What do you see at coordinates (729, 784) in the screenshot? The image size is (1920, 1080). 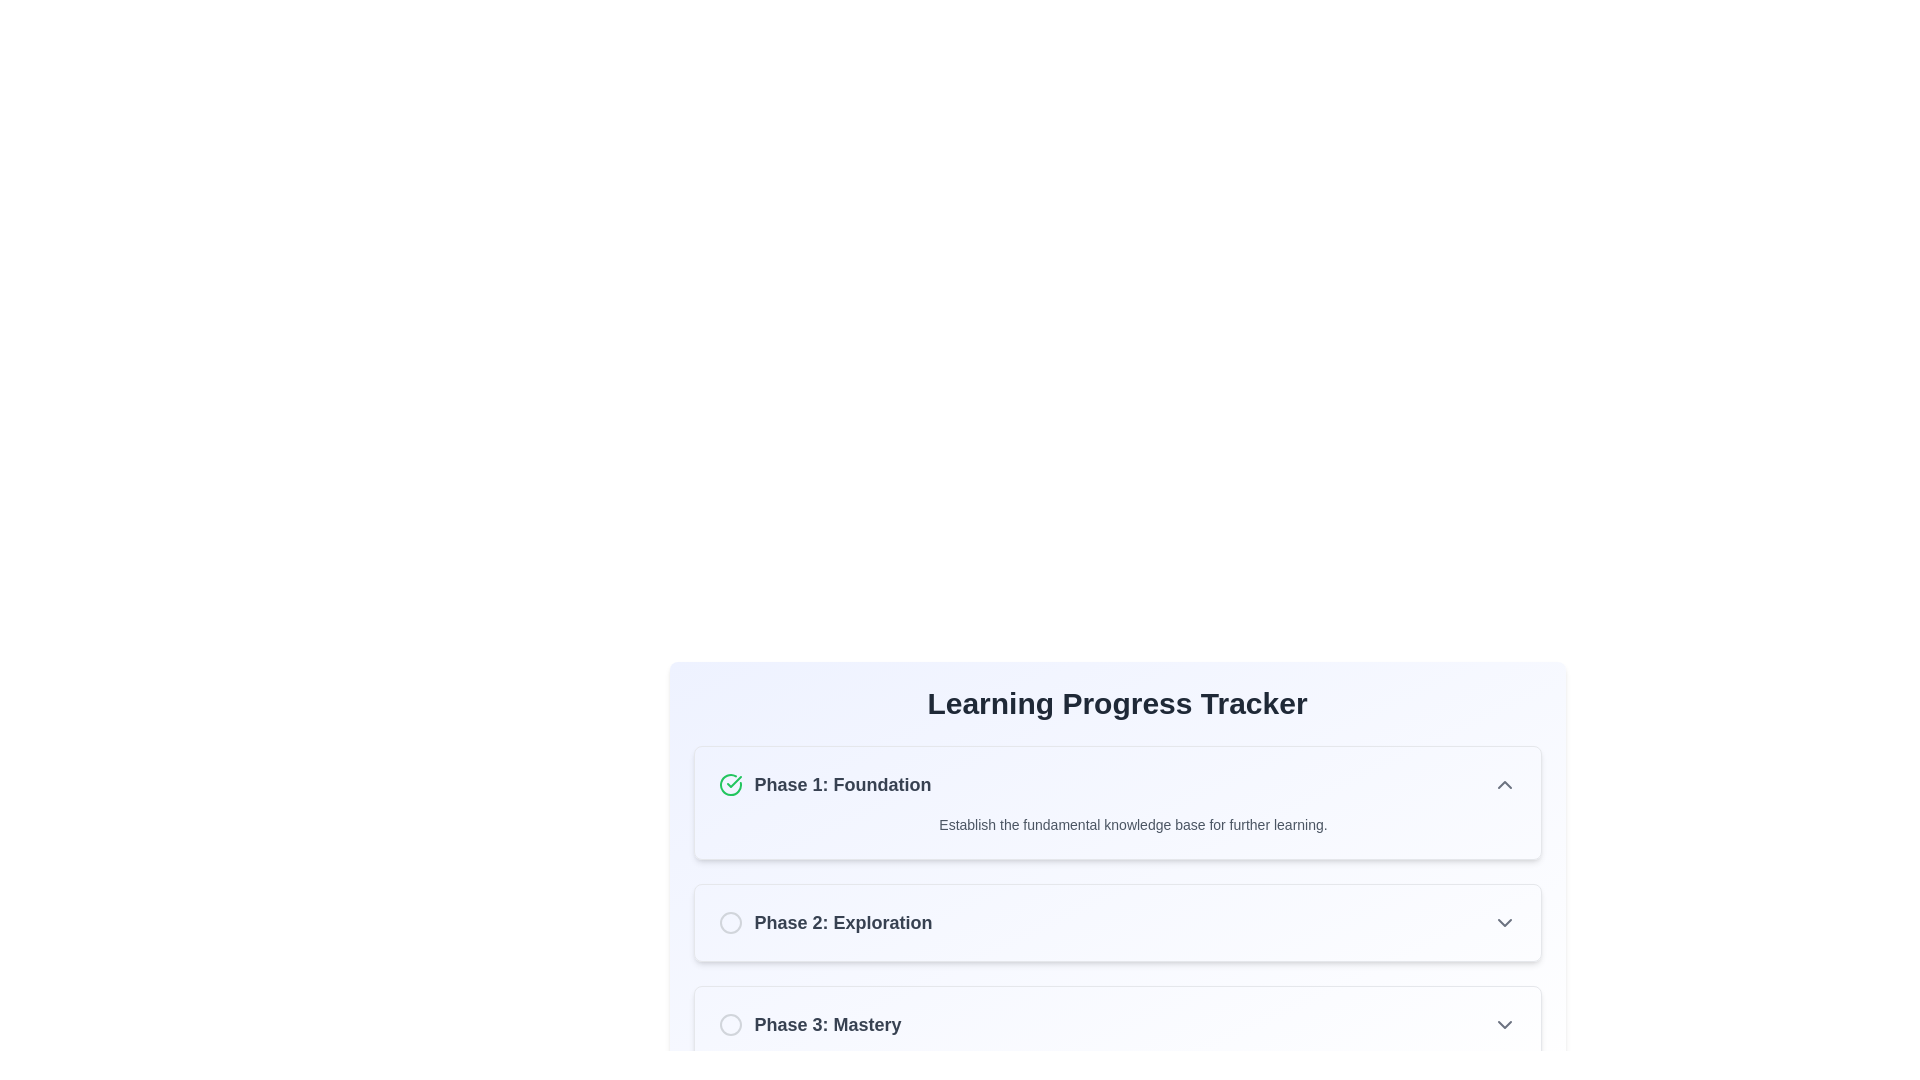 I see `the status represented by the green checkmark icon located to the left of 'Phase 1: Foundation' in the learning tracker list` at bounding box center [729, 784].